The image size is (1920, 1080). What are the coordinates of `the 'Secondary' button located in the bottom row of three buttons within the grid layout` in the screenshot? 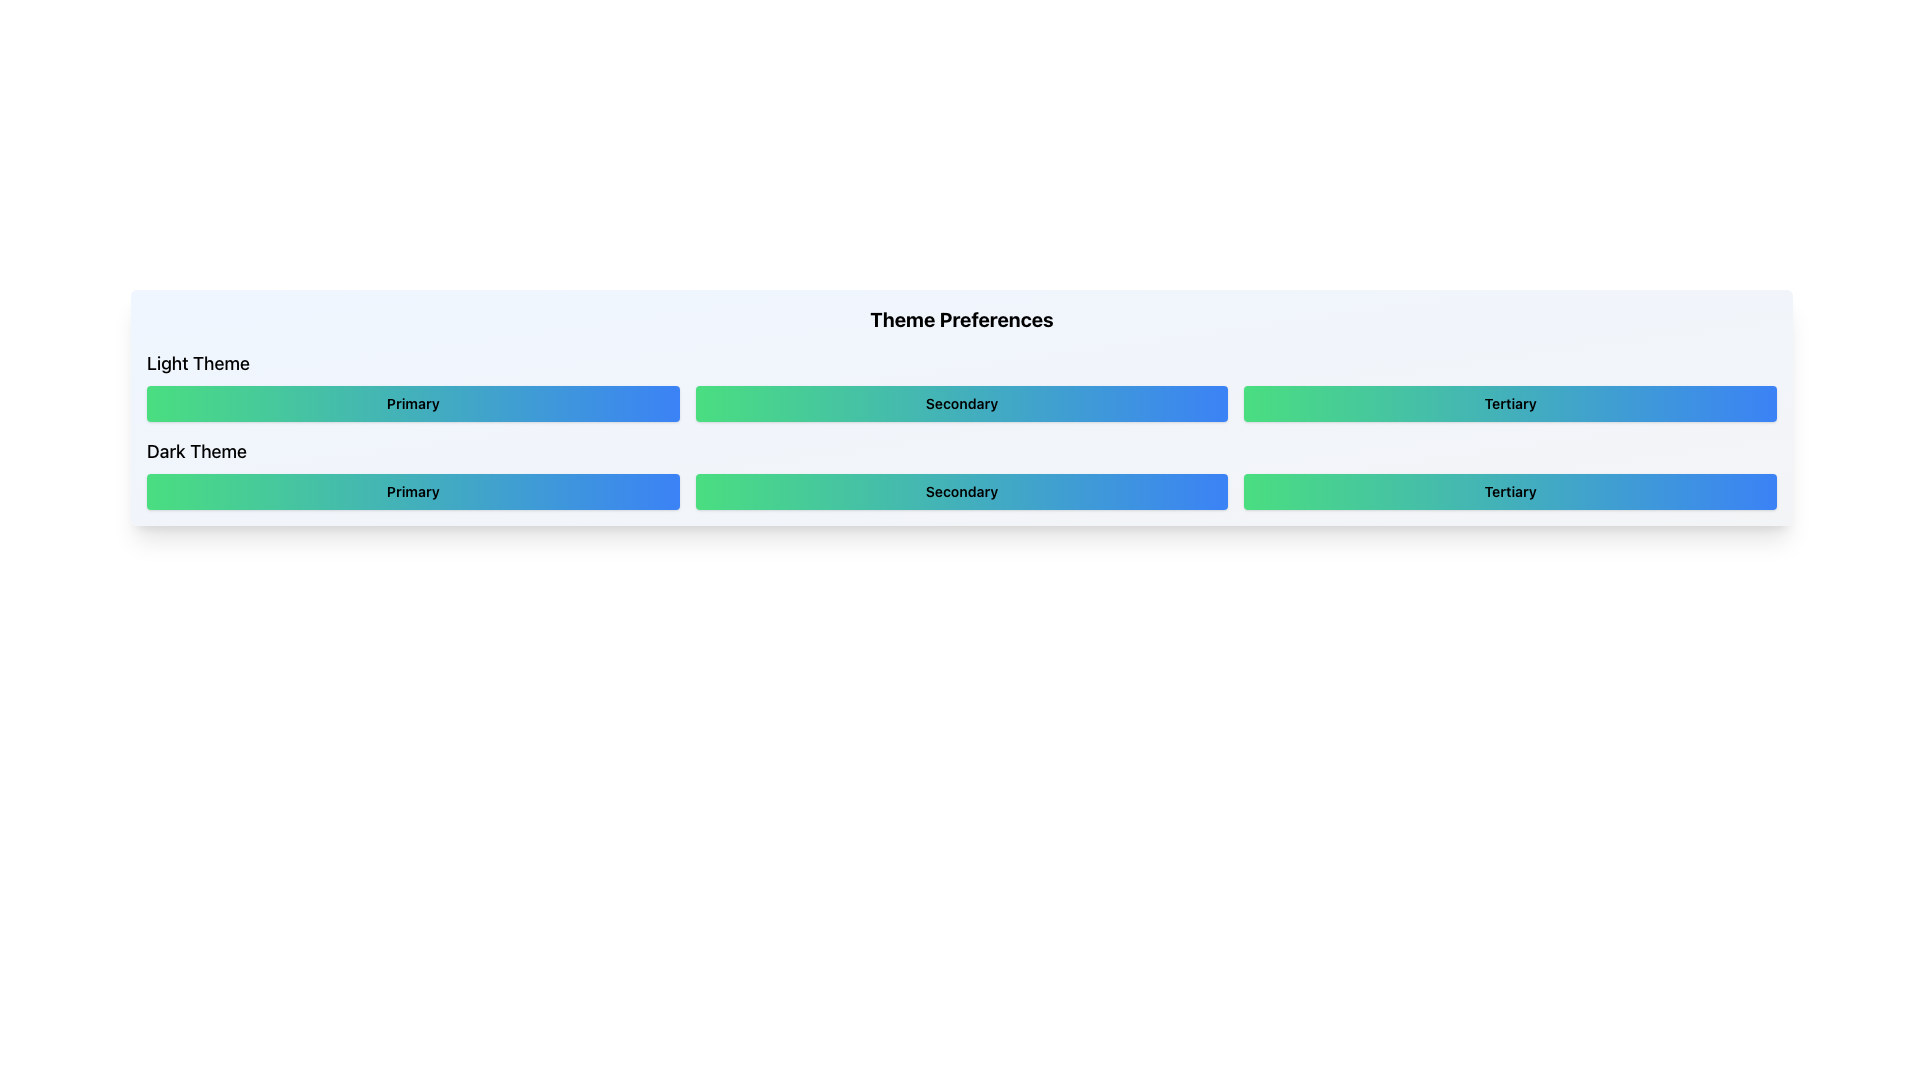 It's located at (961, 492).